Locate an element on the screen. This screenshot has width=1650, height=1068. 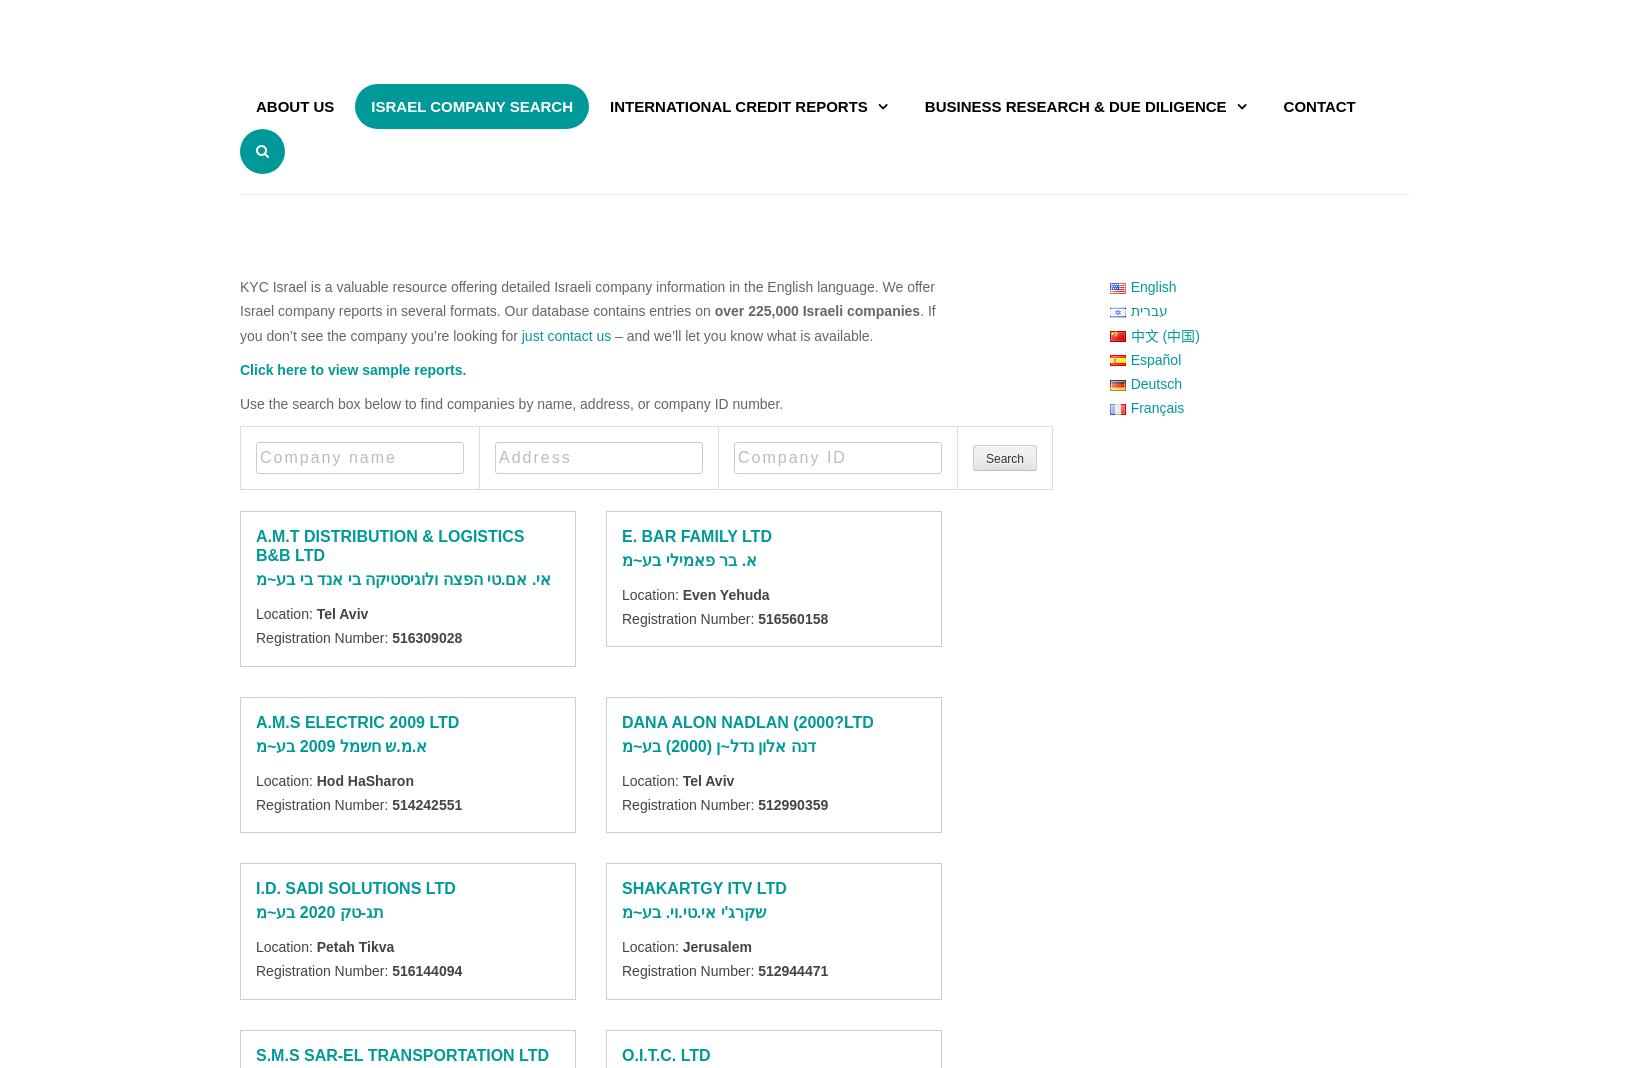
'אי. אם.טי הפצה ולוגיסטיקה בי אנד בי  בע~מ' is located at coordinates (403, 578).